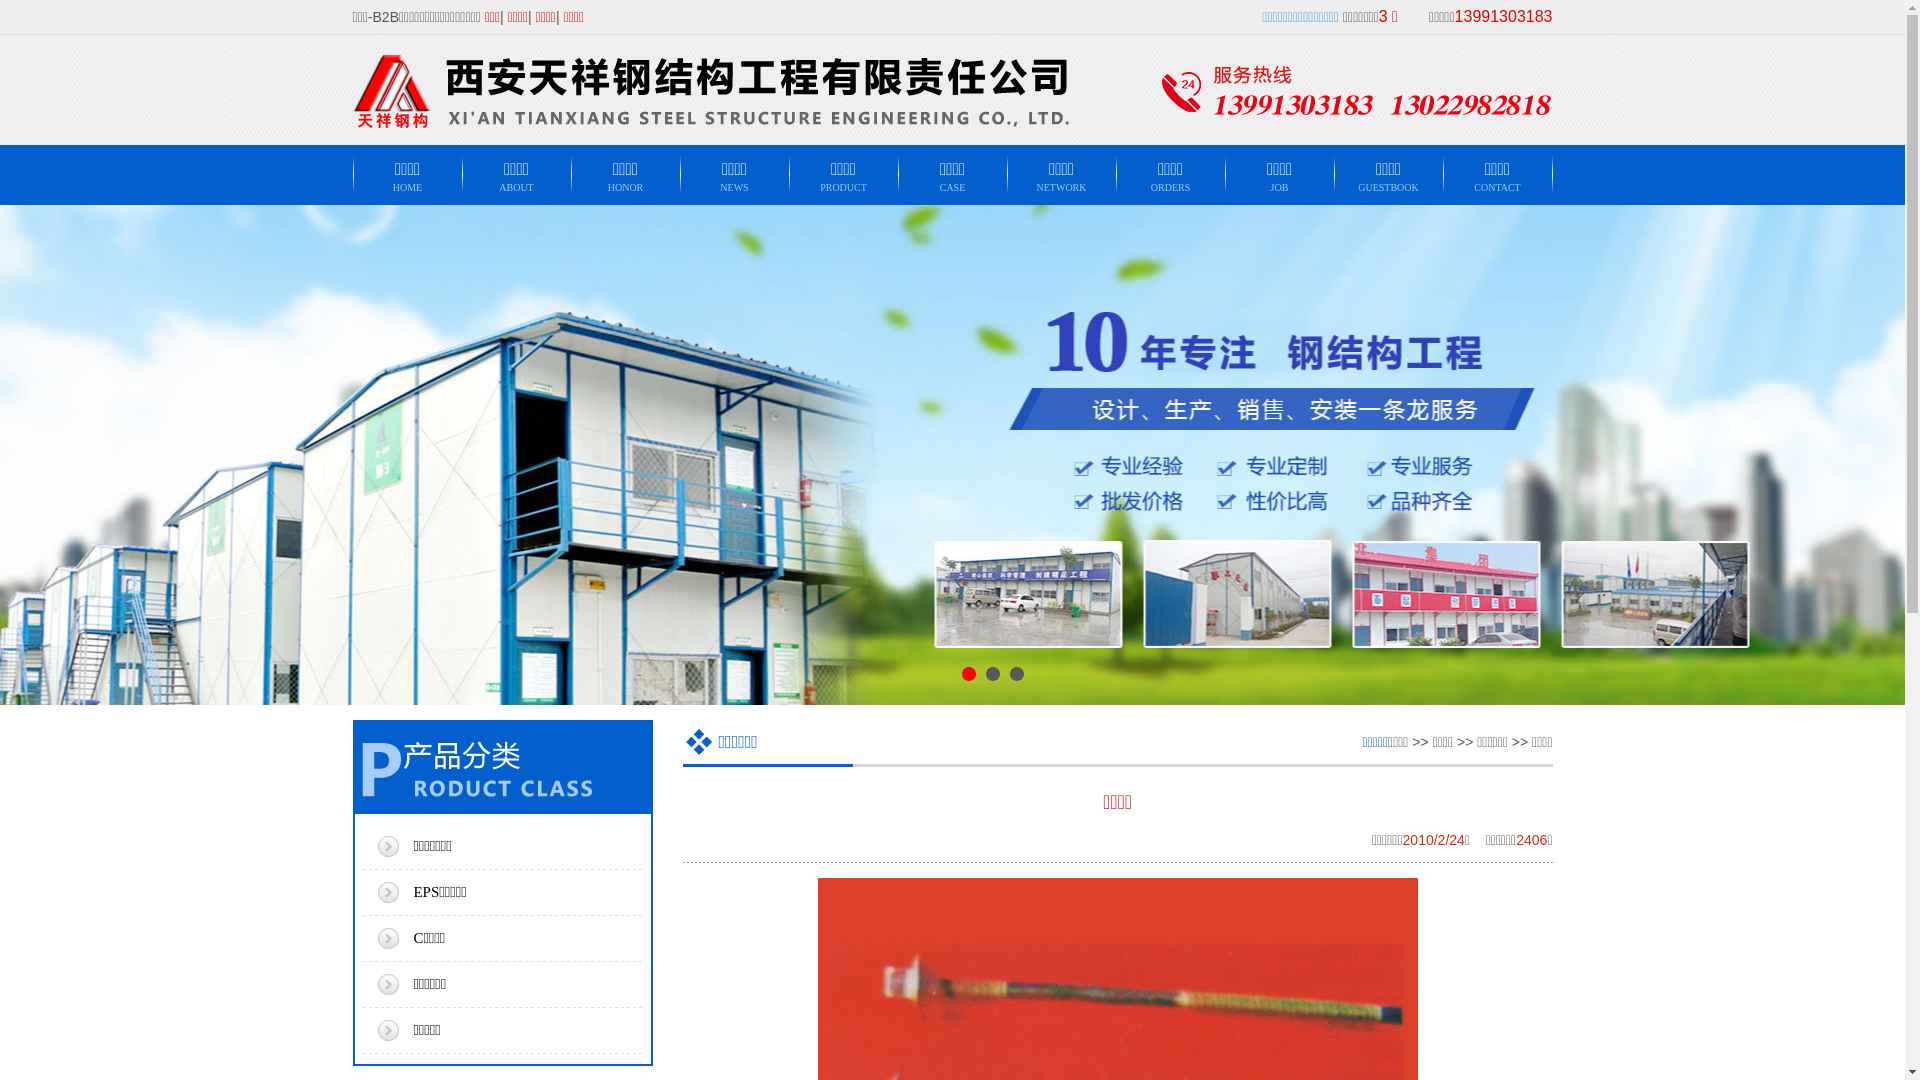 The width and height of the screenshot is (1920, 1080). What do you see at coordinates (969, 674) in the screenshot?
I see `'1'` at bounding box center [969, 674].